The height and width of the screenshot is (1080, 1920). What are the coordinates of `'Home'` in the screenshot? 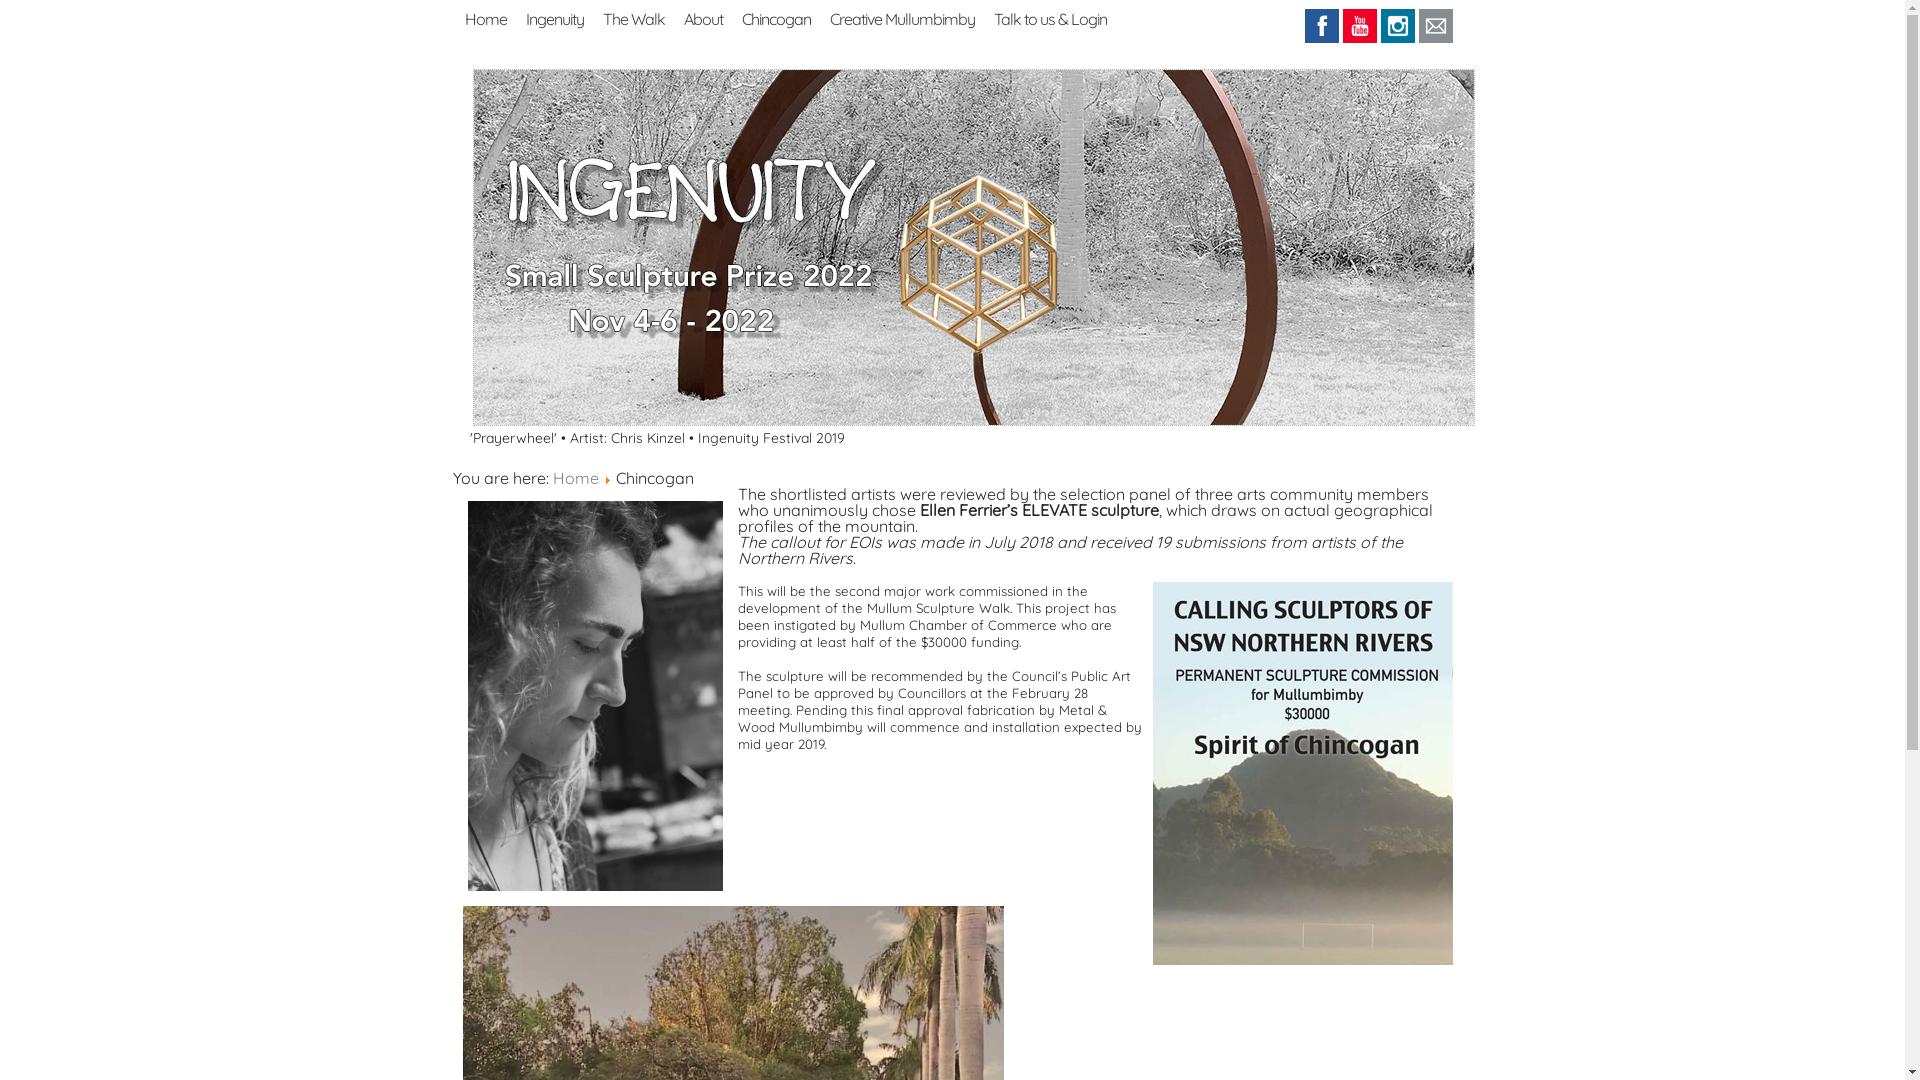 It's located at (463, 16).